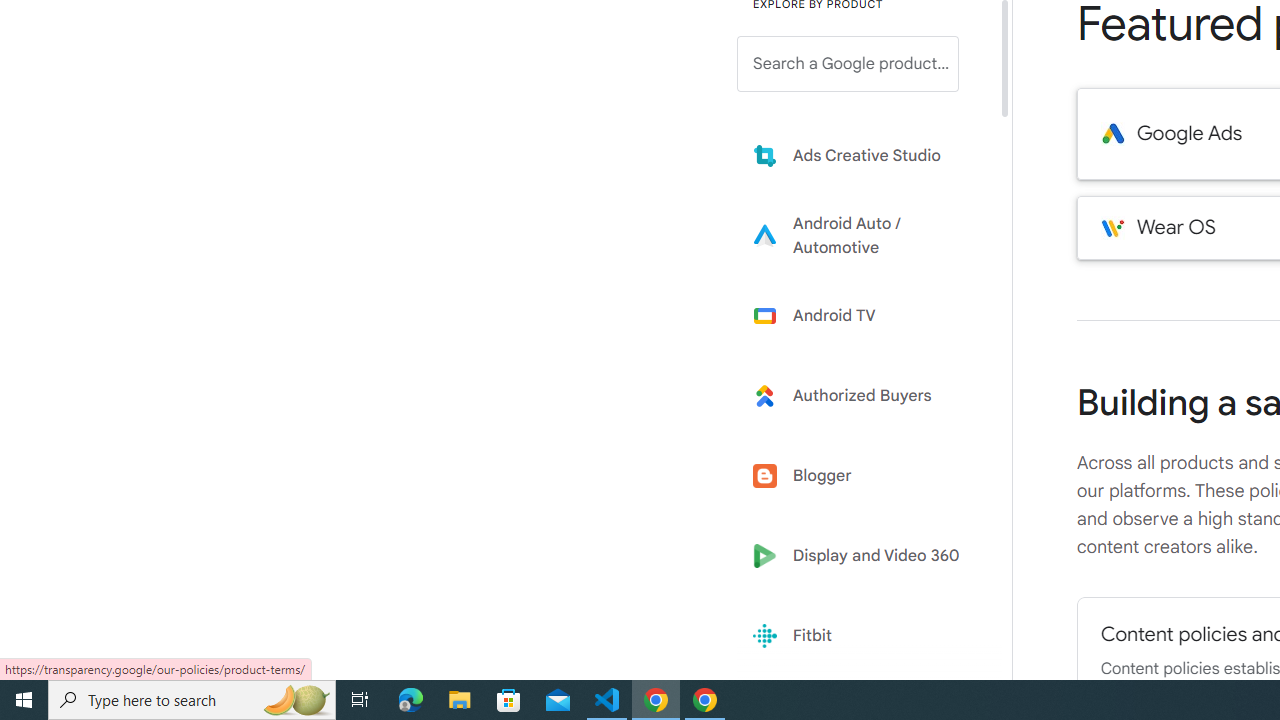 The height and width of the screenshot is (720, 1280). I want to click on 'Blogger', so click(862, 476).